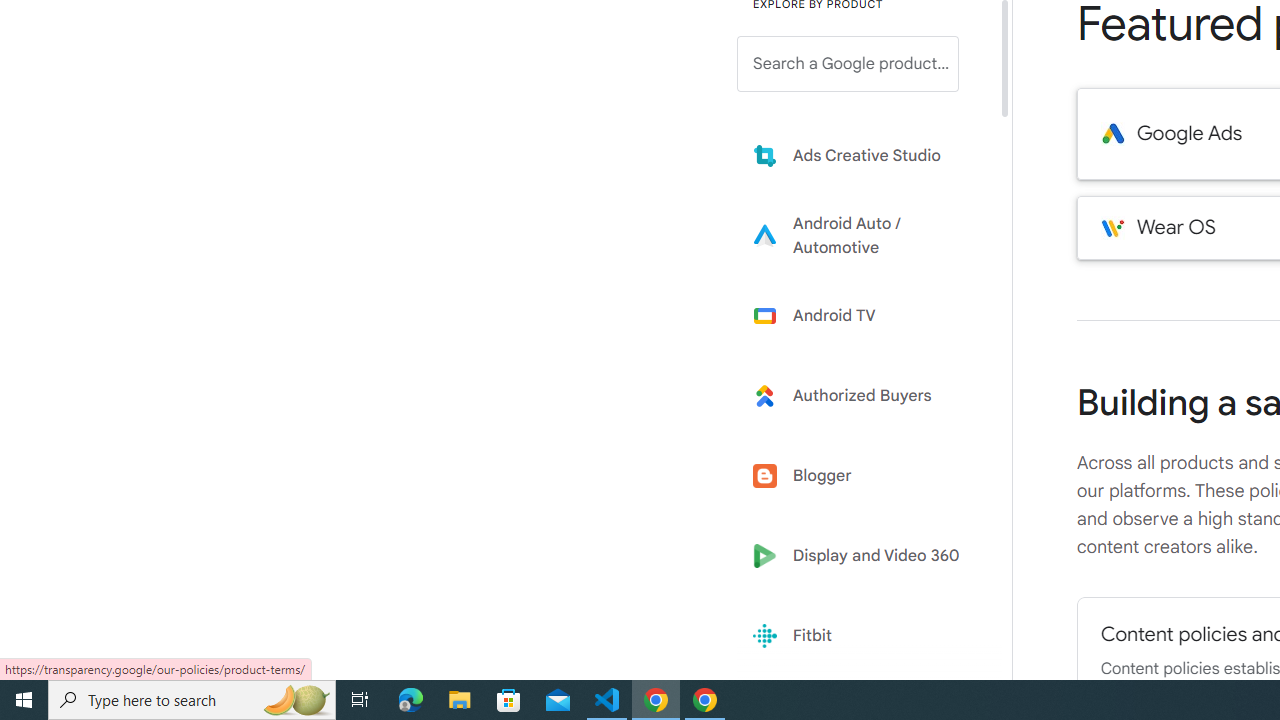 The height and width of the screenshot is (720, 1280). I want to click on 'Blogger', so click(862, 476).